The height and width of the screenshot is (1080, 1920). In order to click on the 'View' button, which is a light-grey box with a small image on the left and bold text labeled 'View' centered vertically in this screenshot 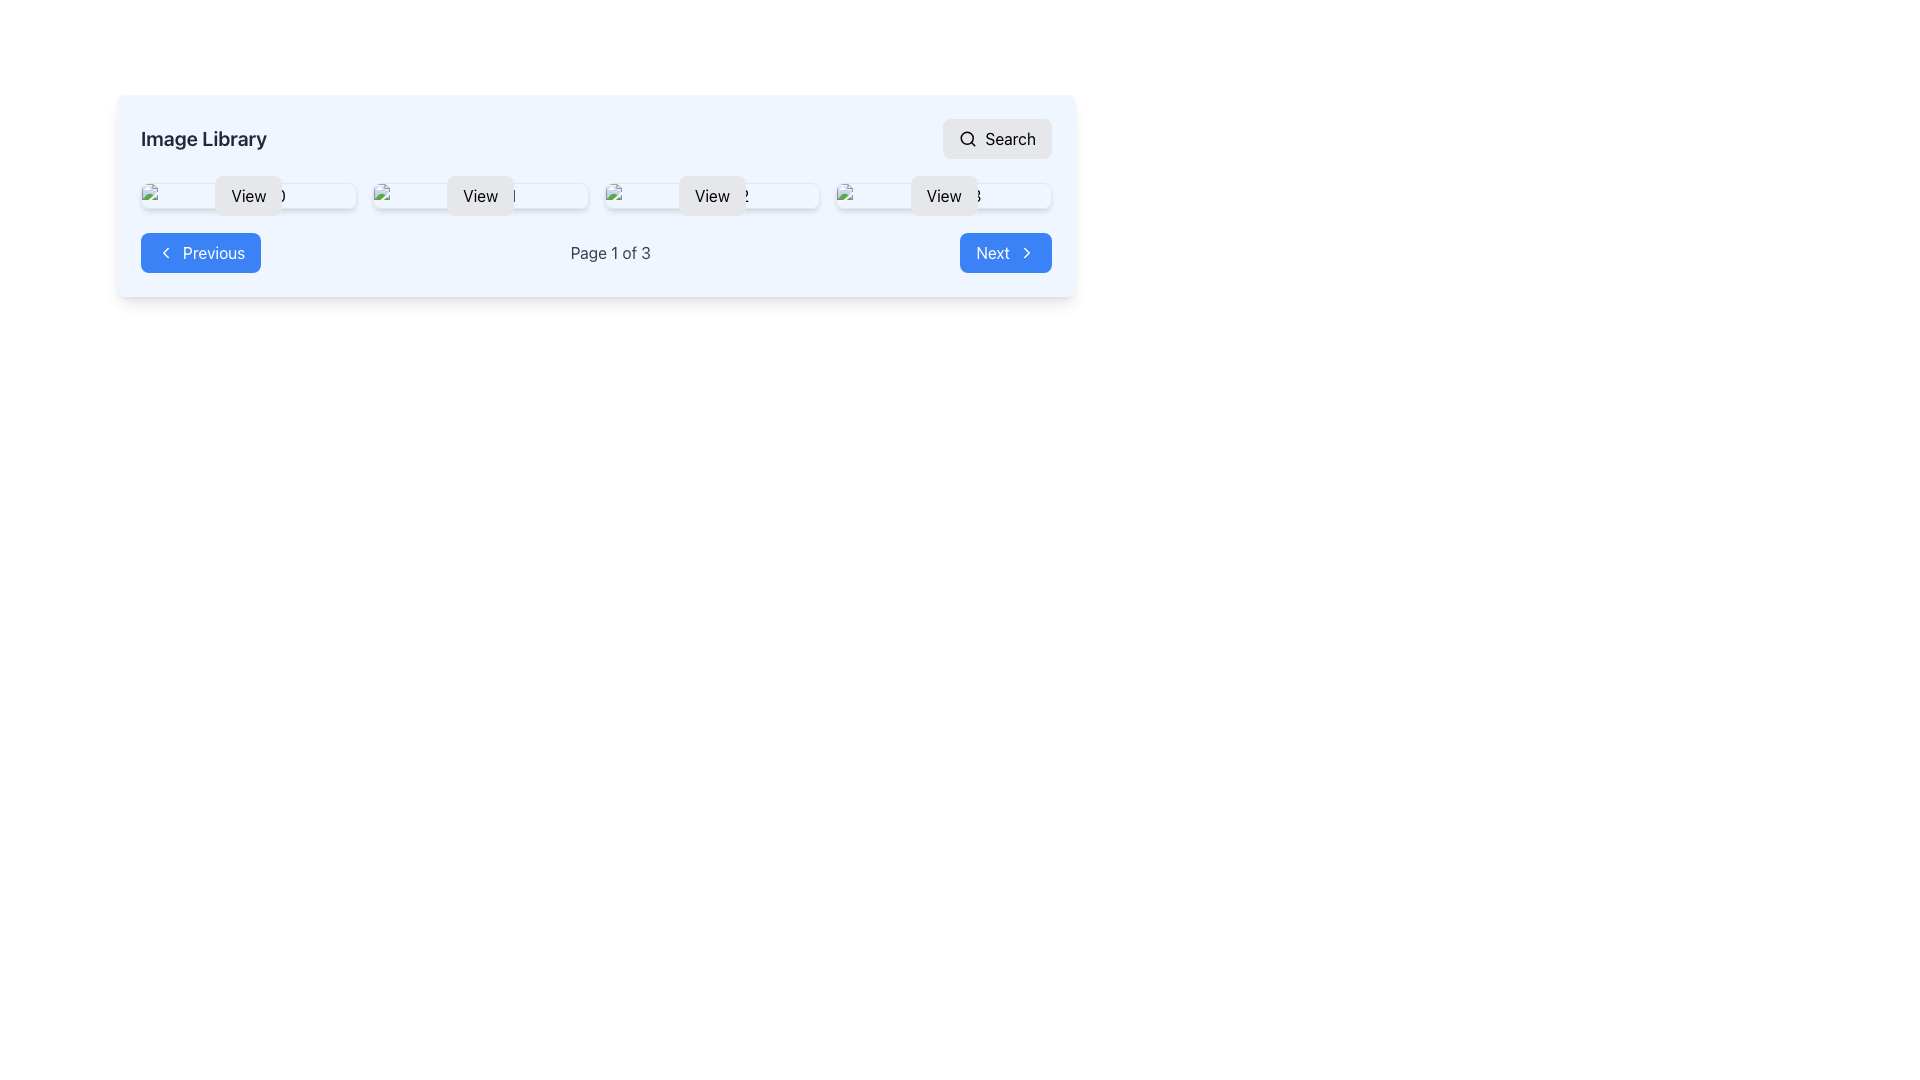, I will do `click(712, 196)`.